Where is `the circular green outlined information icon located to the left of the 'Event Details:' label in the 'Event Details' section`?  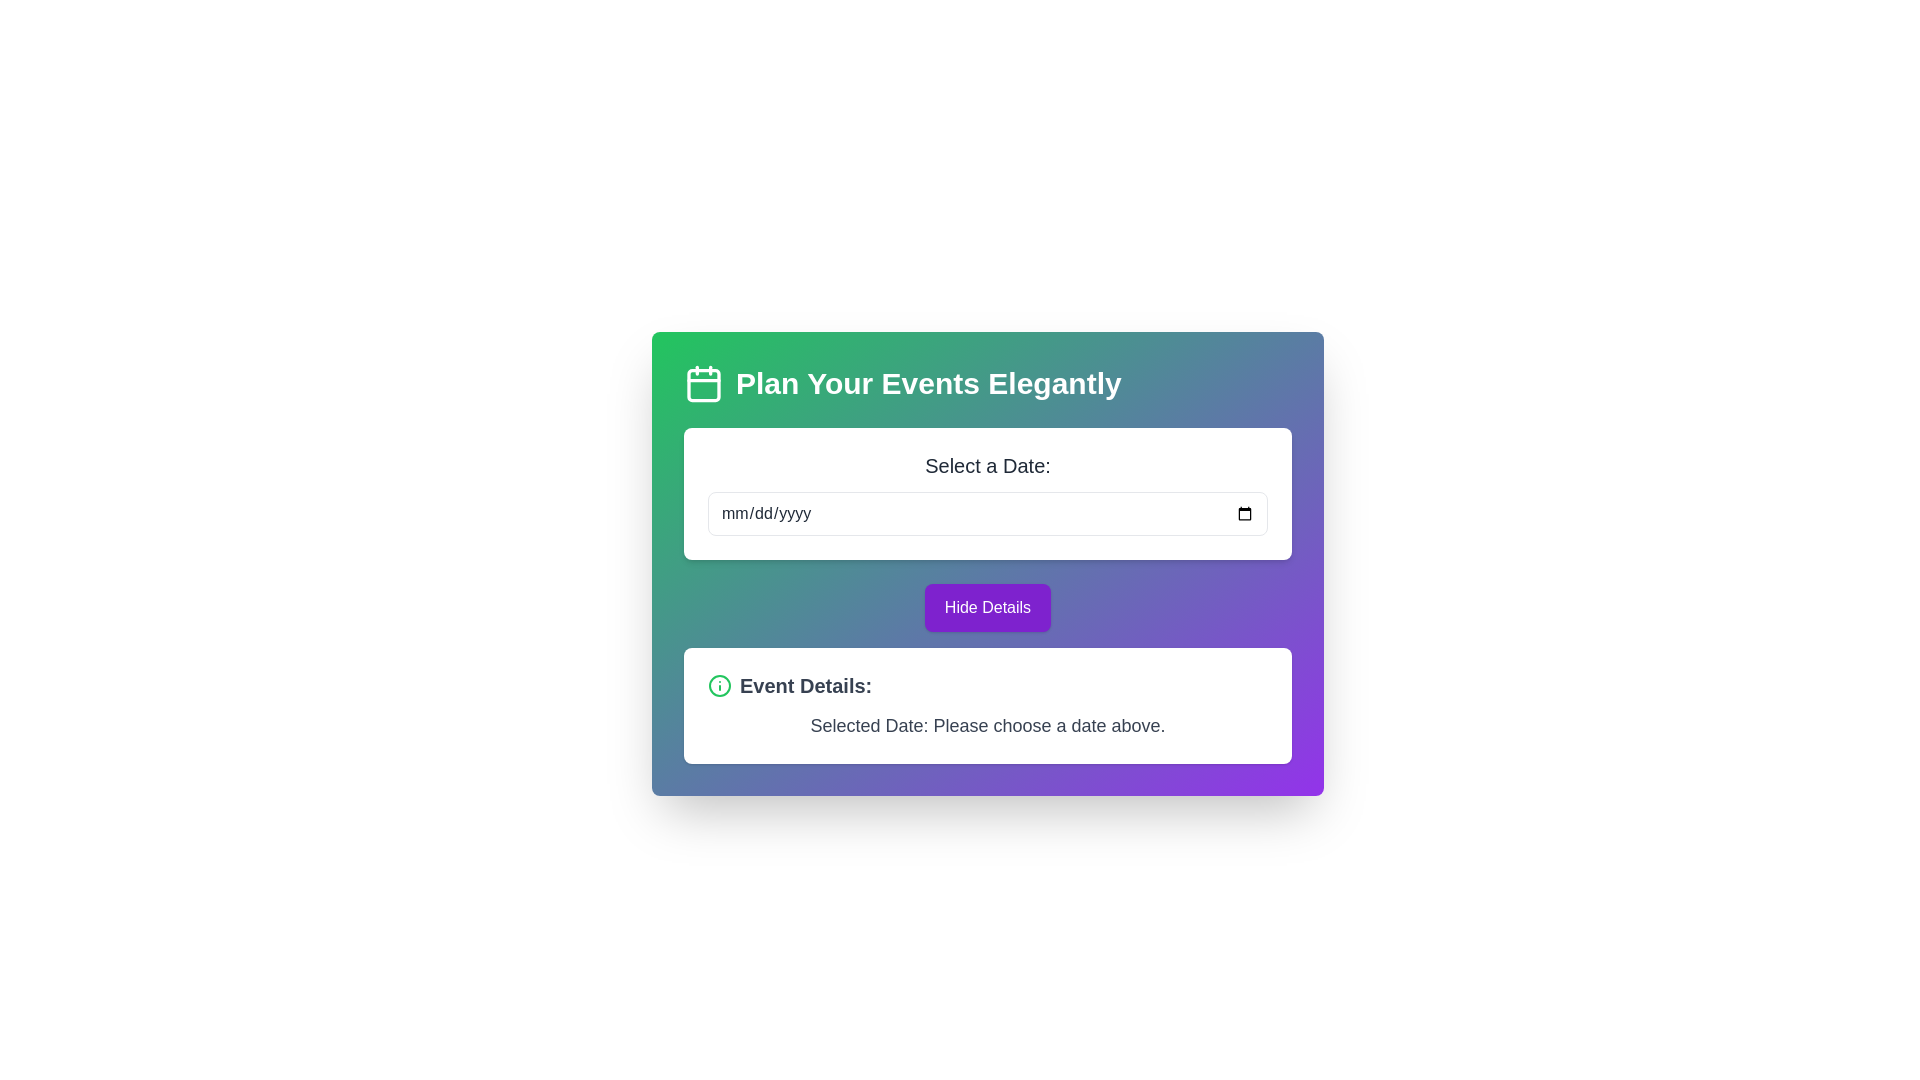
the circular green outlined information icon located to the left of the 'Event Details:' label in the 'Event Details' section is located at coordinates (720, 685).